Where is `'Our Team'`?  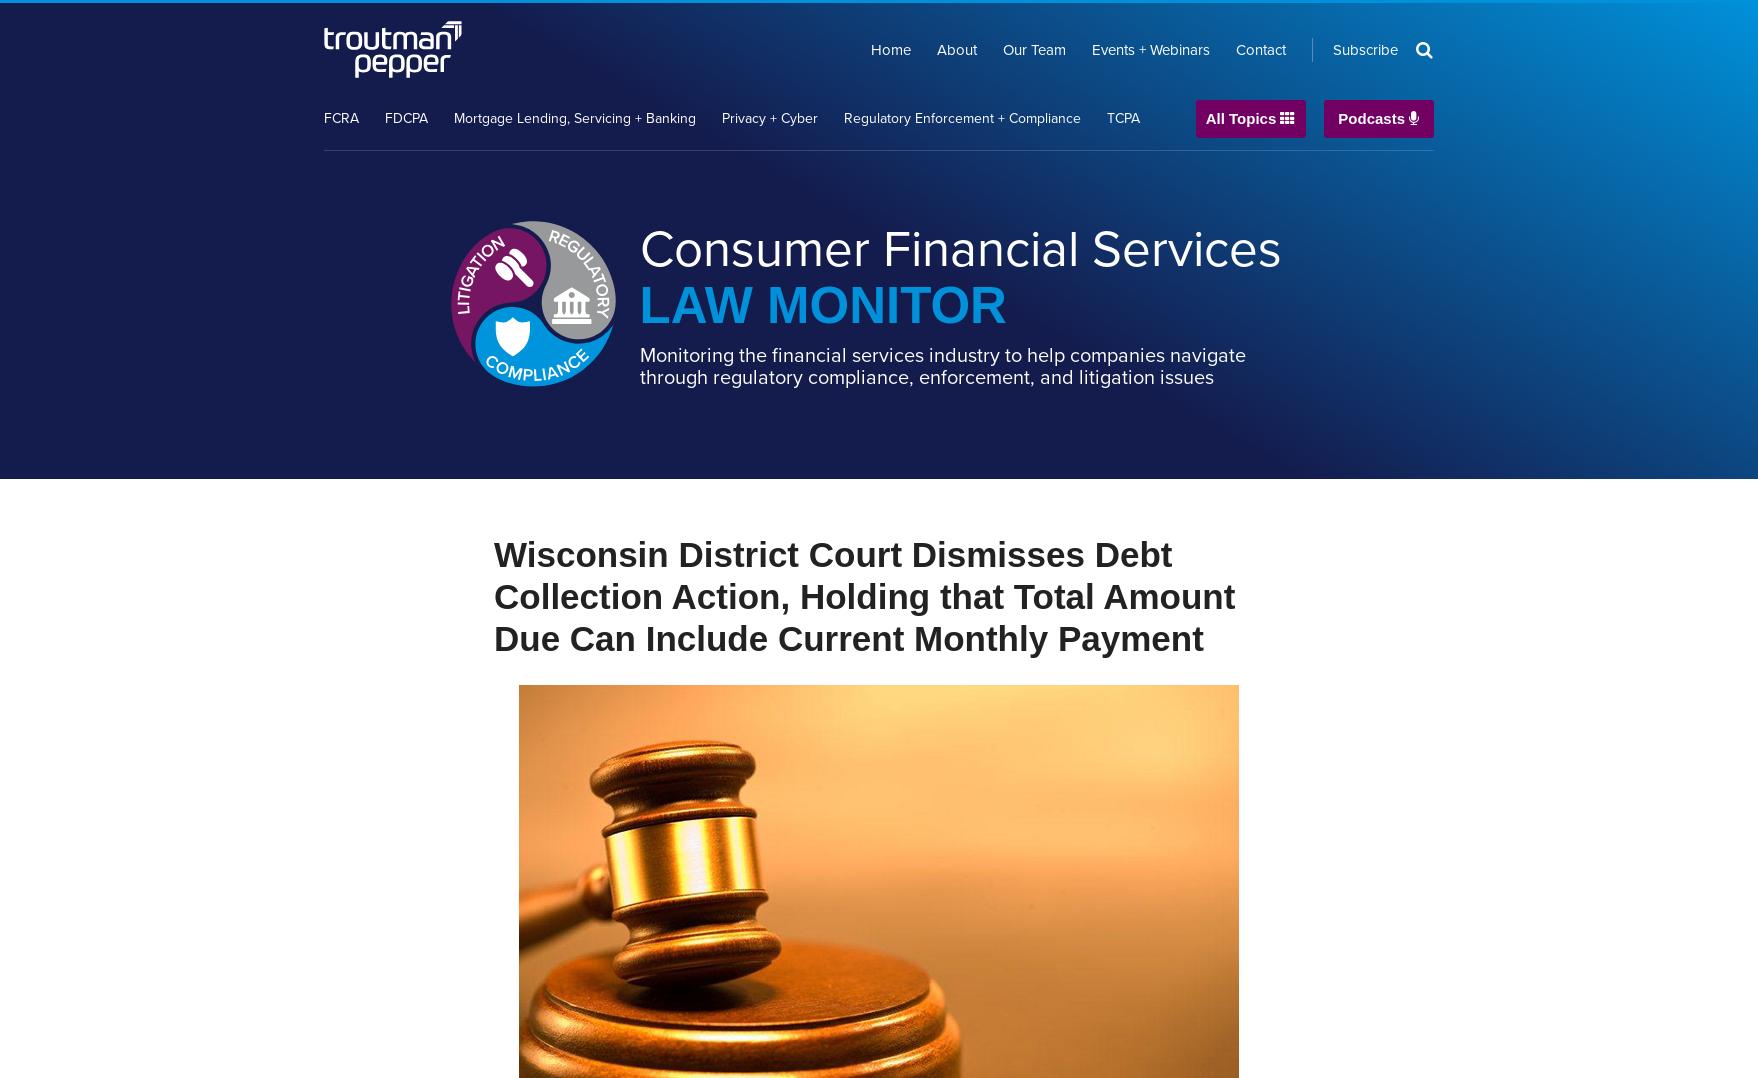
'Our Team' is located at coordinates (1033, 49).